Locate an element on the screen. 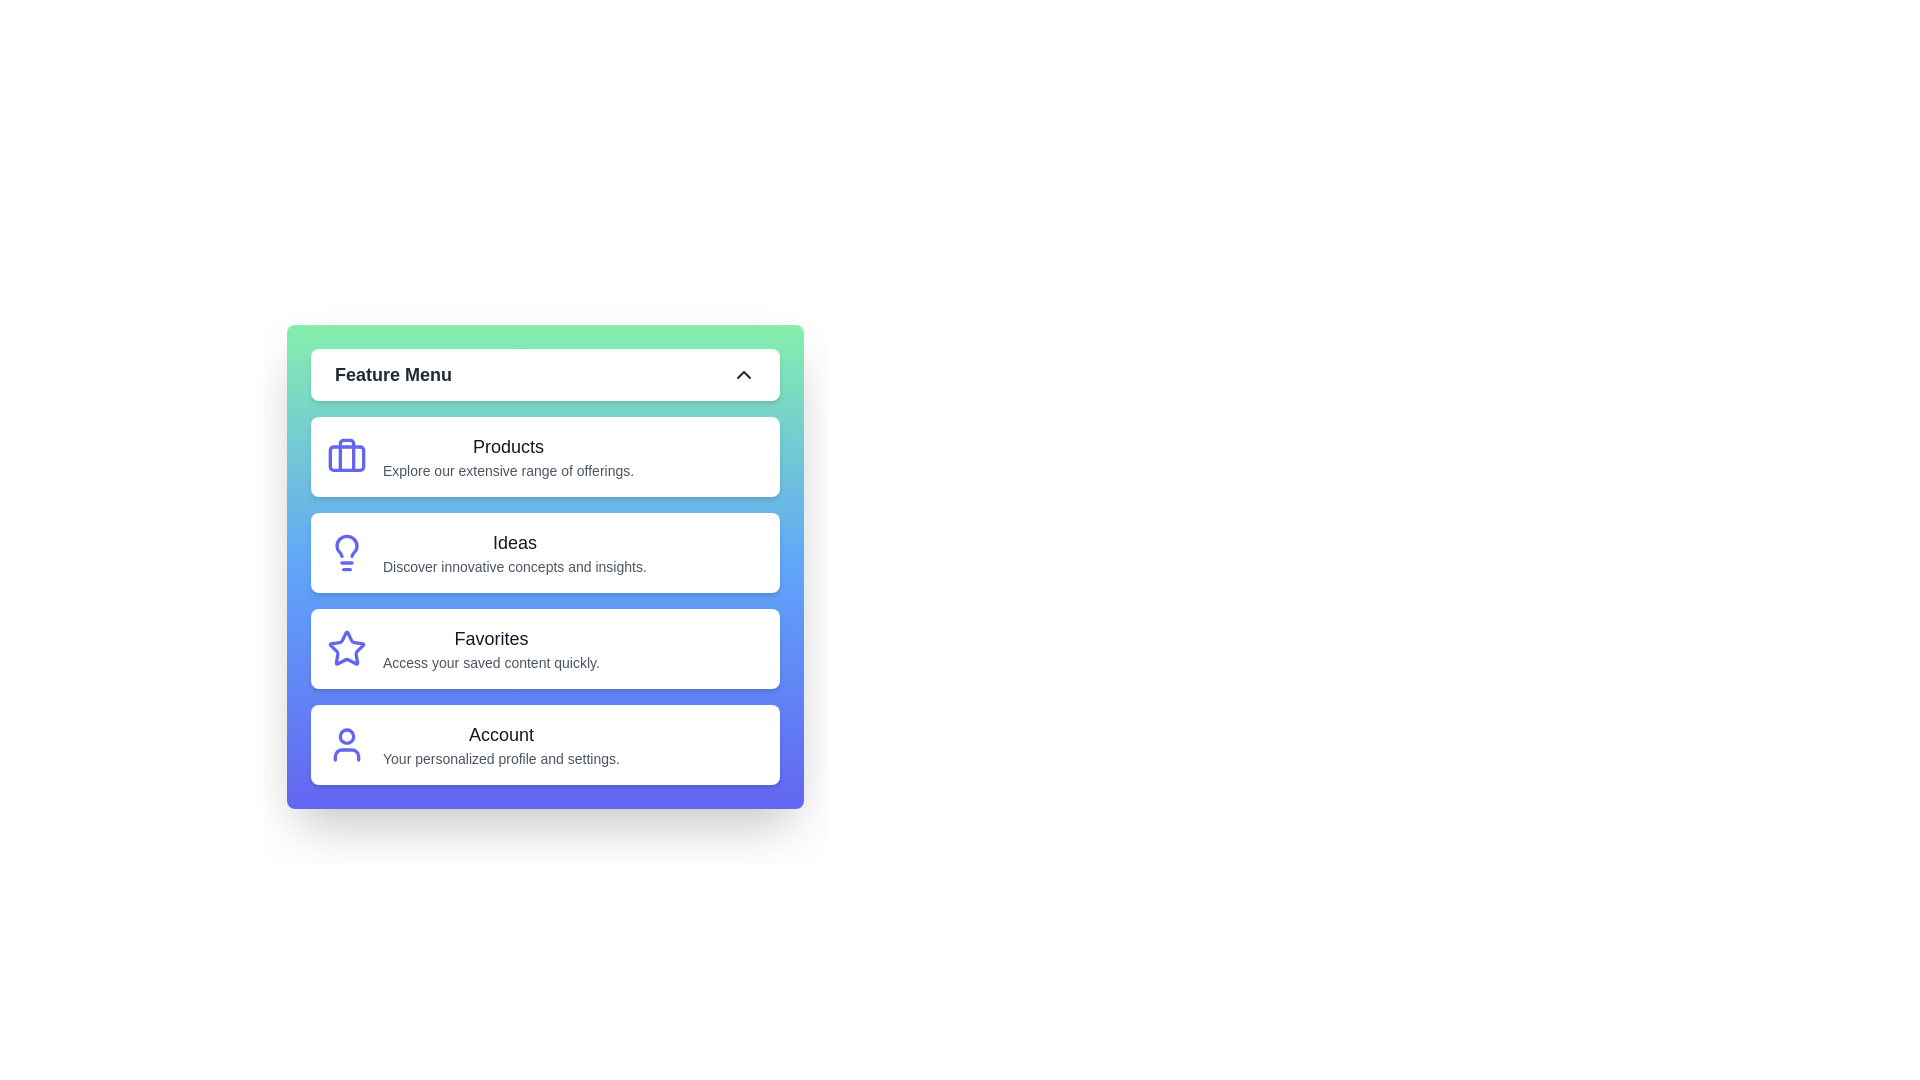 This screenshot has height=1080, width=1920. the menu item Favorites from the Feature Menu is located at coordinates (545, 648).